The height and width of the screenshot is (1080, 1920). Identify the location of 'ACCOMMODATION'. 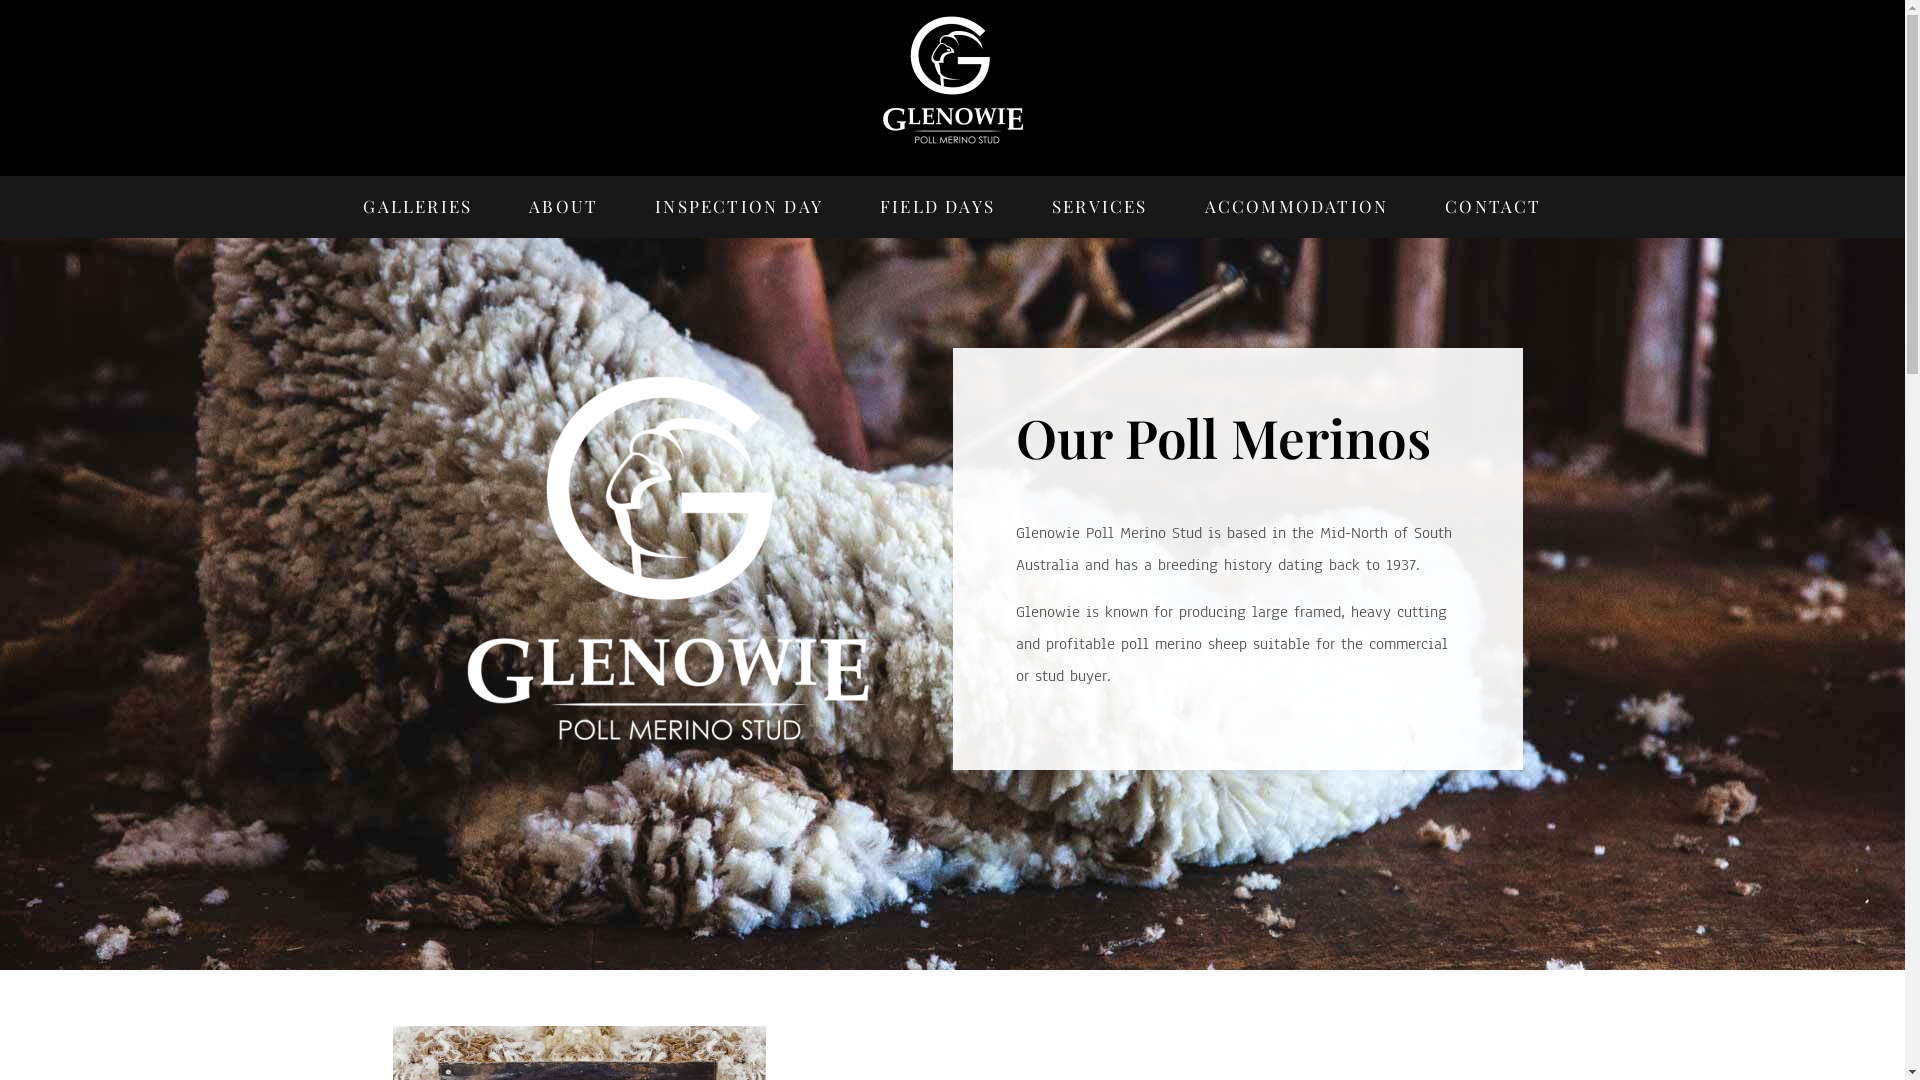
(1296, 207).